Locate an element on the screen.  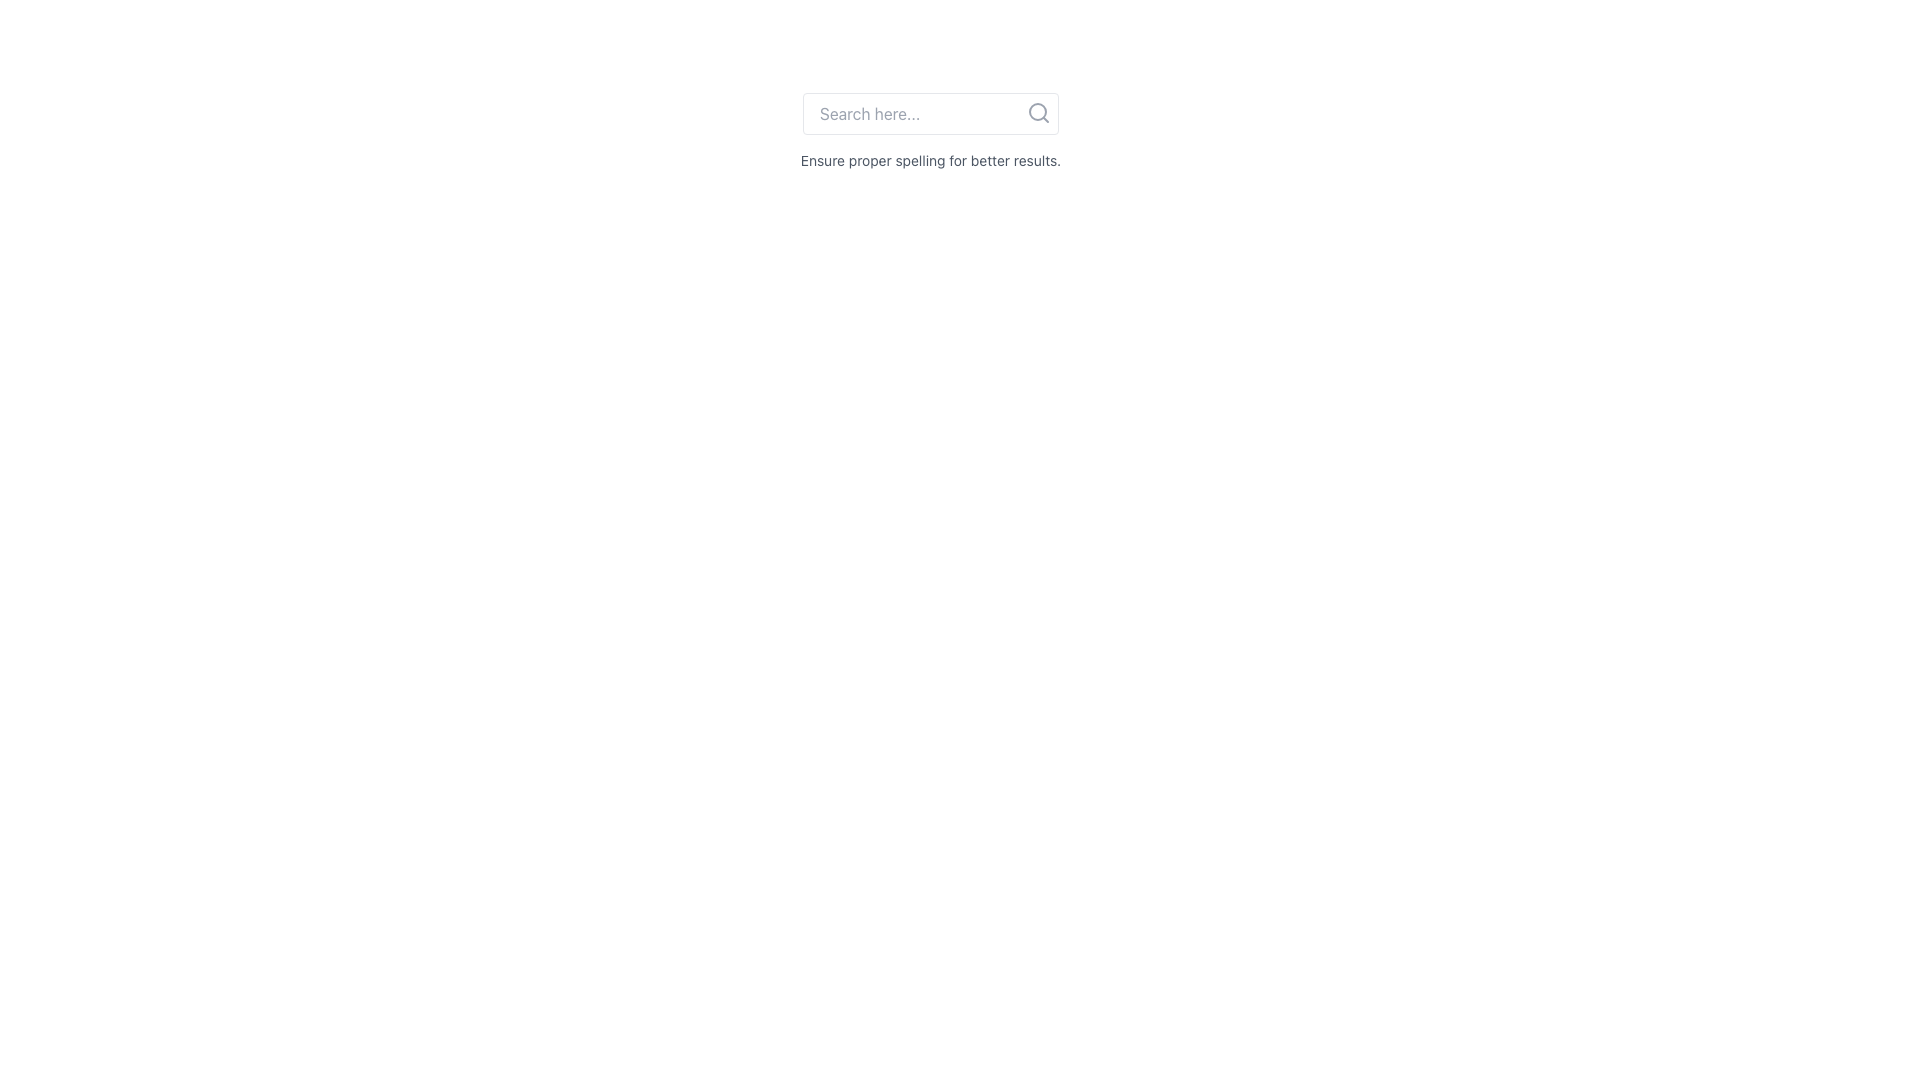
the magnifying glass icon, which is a gray line drawing located at the top-right corner of the search bar, next to the text input field with the placeholder 'Search here...' is located at coordinates (1038, 112).